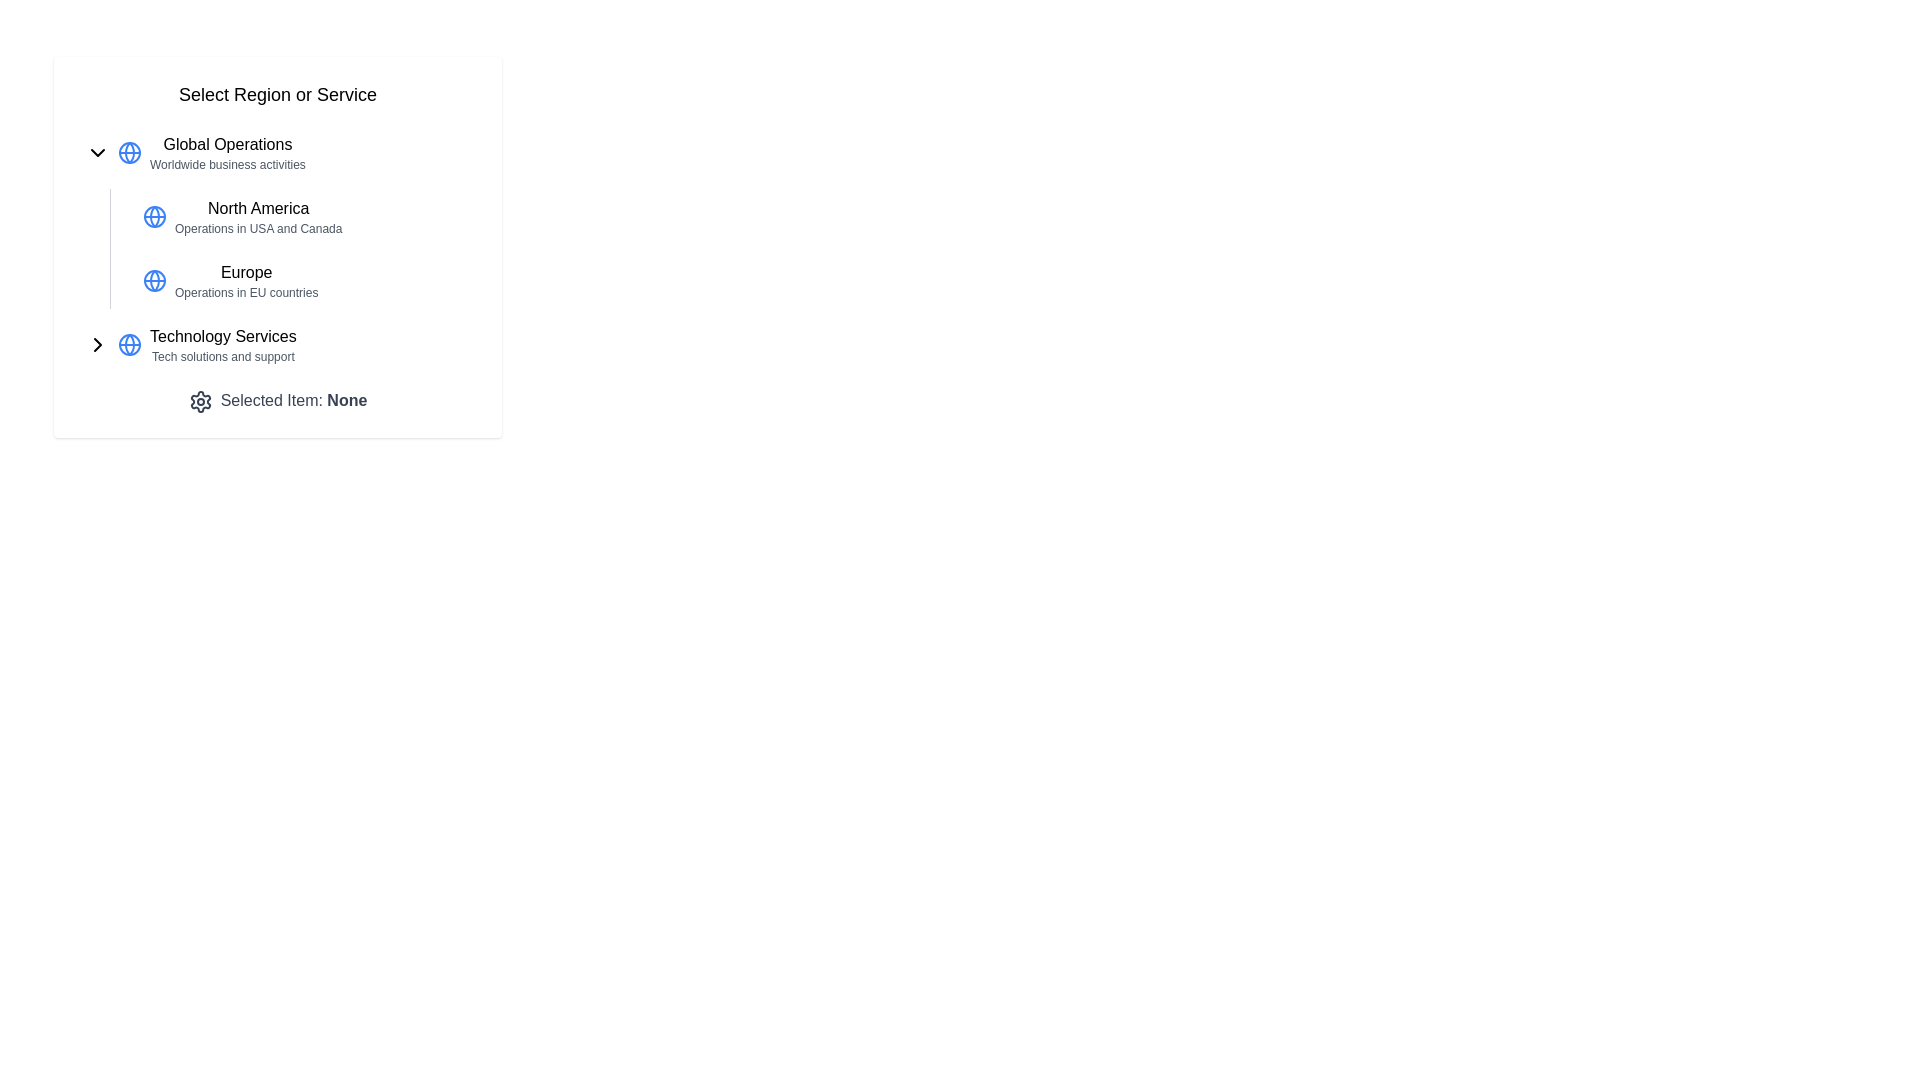 The width and height of the screenshot is (1920, 1080). Describe the element at coordinates (227, 144) in the screenshot. I see `the Text label that serves as a header for the 'Global Operations' section, positioned above 'Worldwide business activities.'` at that location.